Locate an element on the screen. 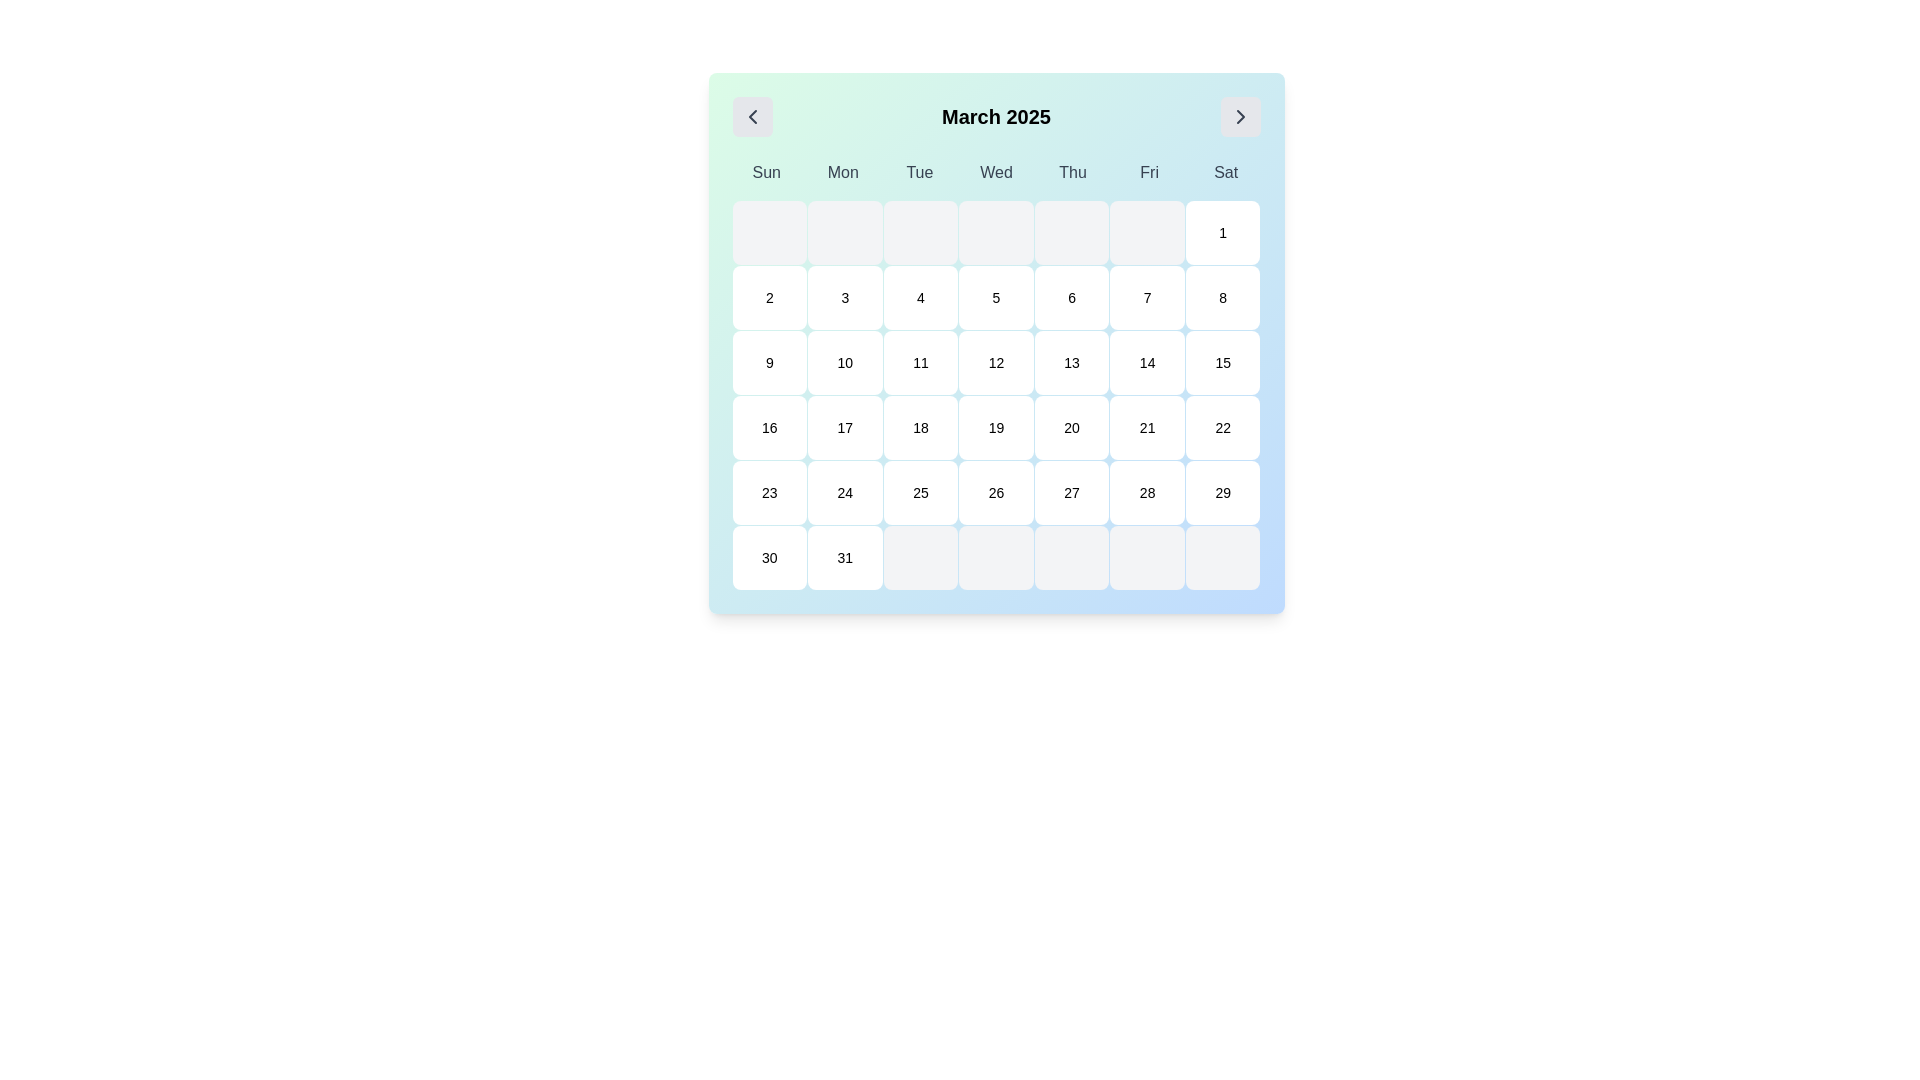  the button that navigates to the previous month in the calendar view, located to the left of the text label reading 'March 2025', to change its background color is located at coordinates (751, 116).